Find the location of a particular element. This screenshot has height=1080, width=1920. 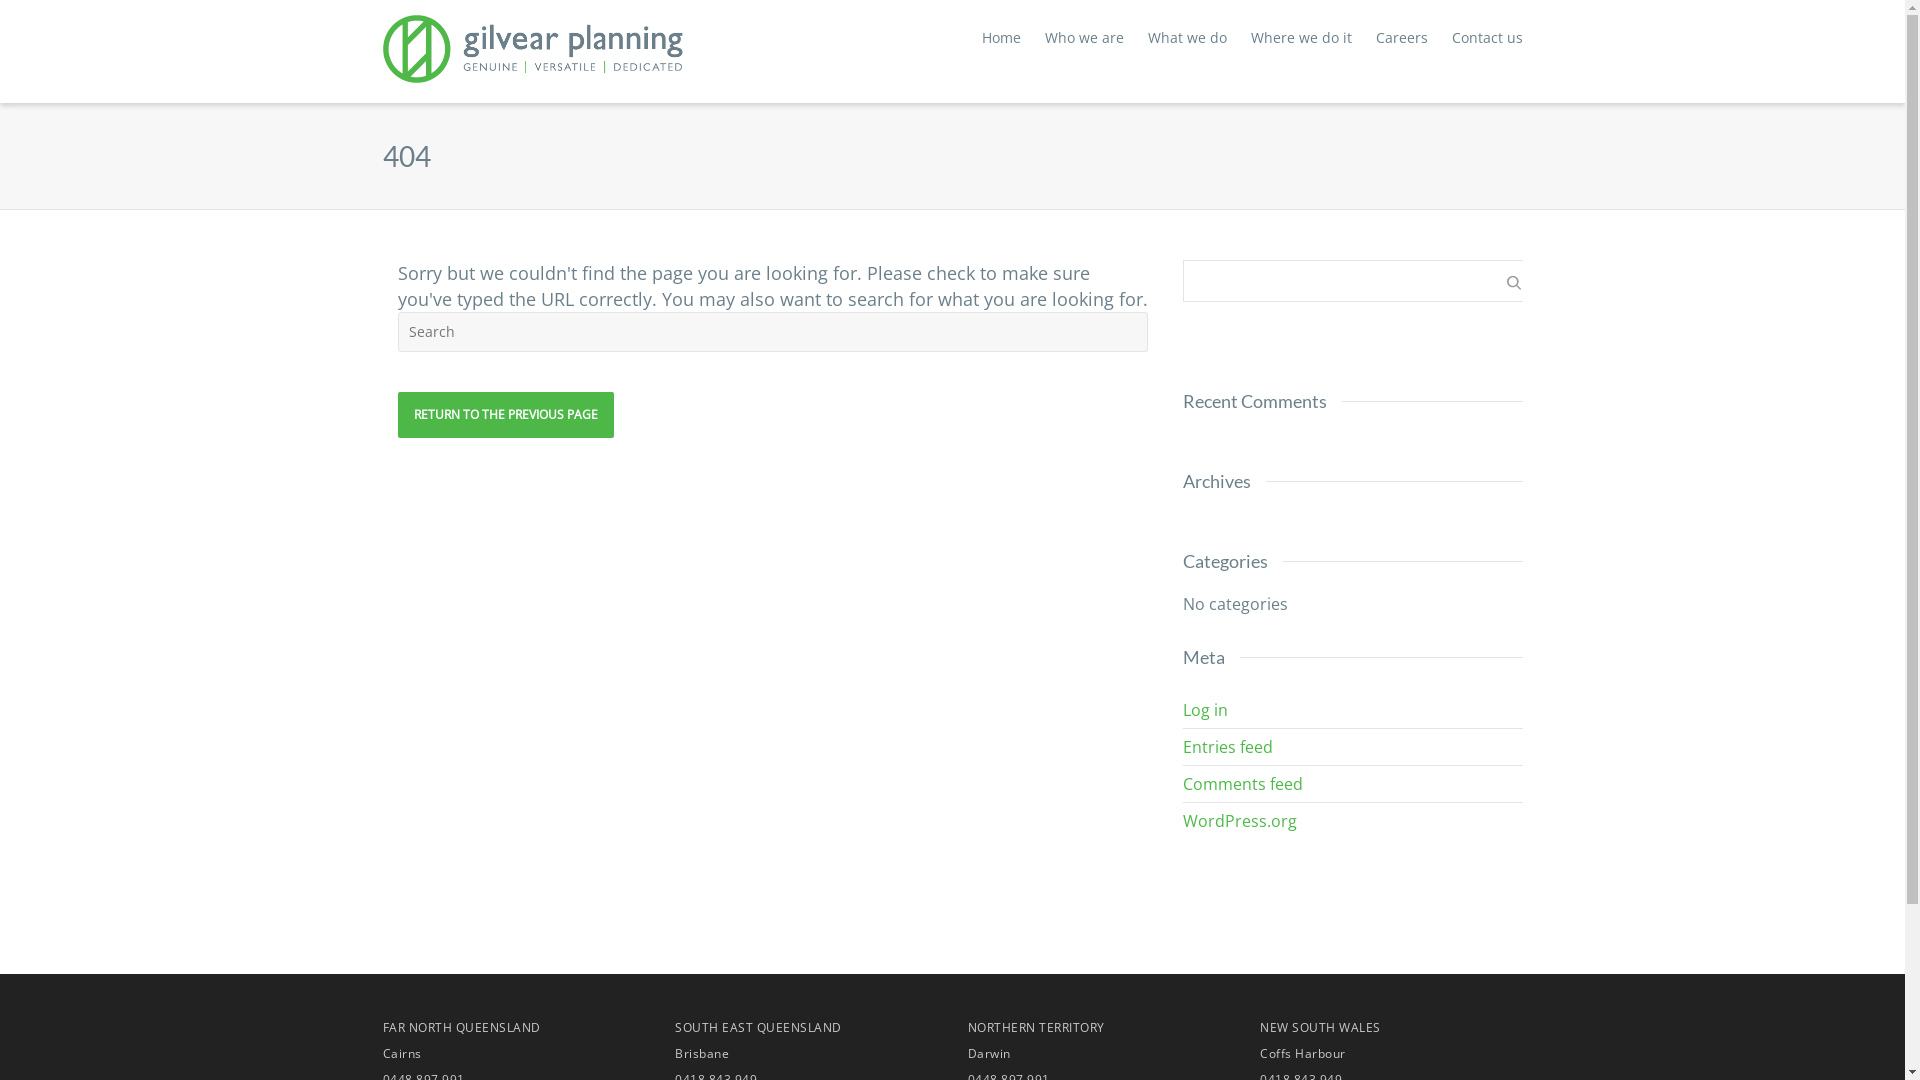

'What we do' is located at coordinates (1147, 38).